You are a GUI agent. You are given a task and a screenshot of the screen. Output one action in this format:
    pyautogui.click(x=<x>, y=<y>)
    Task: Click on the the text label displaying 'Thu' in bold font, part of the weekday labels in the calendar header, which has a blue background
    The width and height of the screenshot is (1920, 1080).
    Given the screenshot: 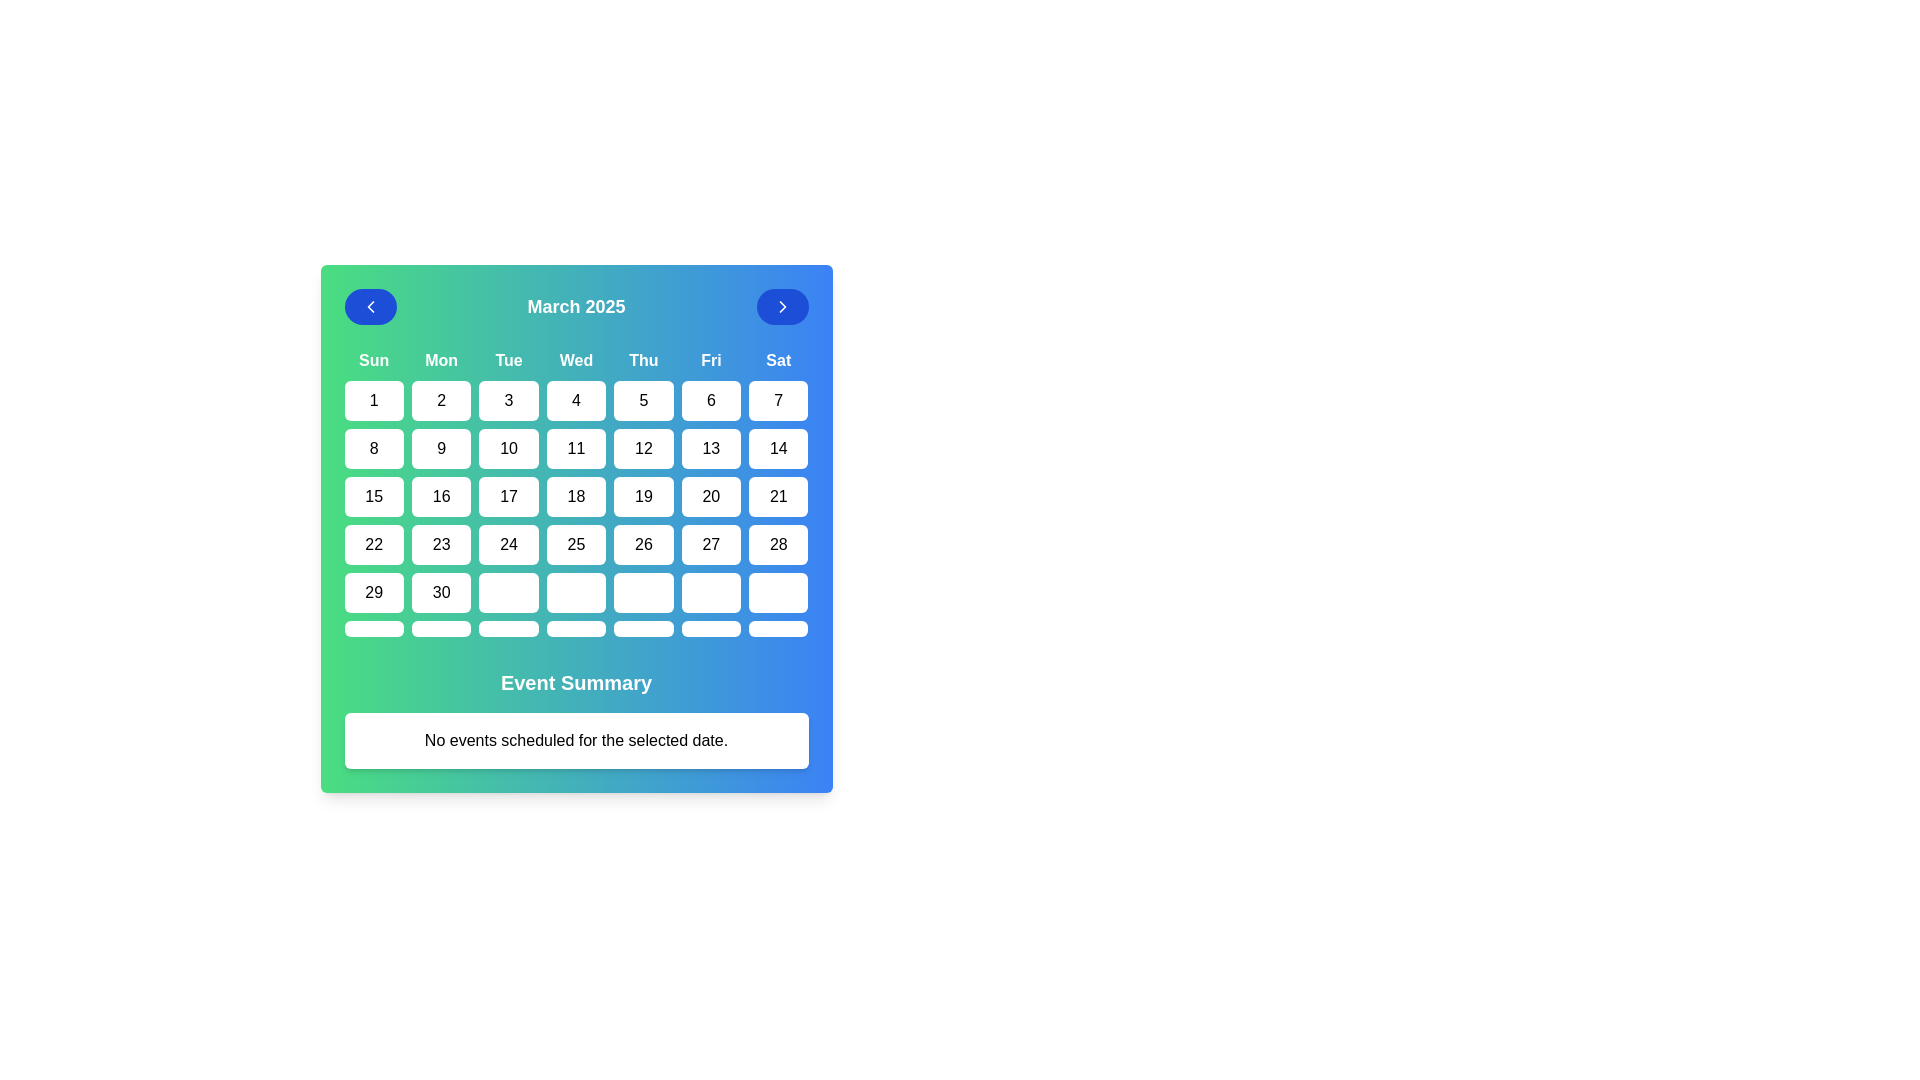 What is the action you would take?
    pyautogui.click(x=643, y=361)
    